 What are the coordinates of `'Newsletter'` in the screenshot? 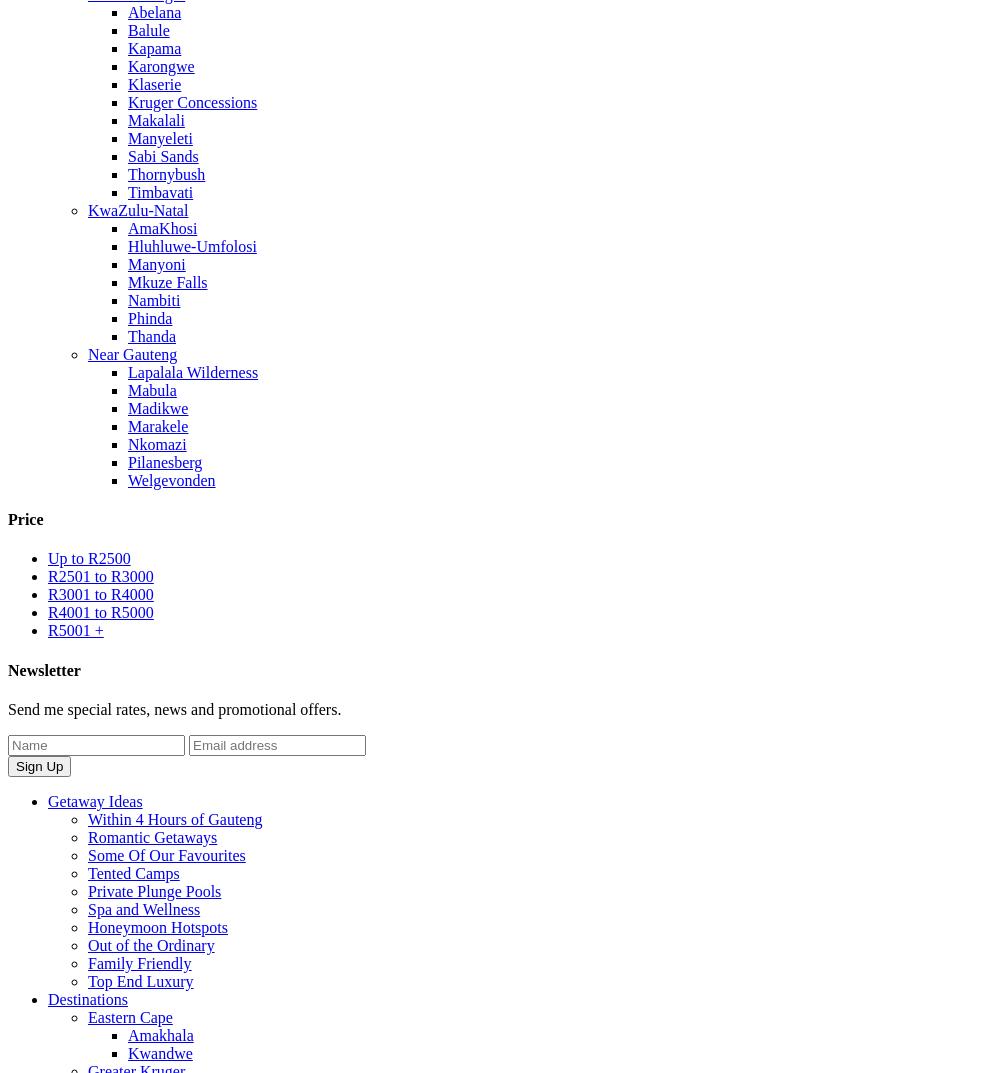 It's located at (44, 669).